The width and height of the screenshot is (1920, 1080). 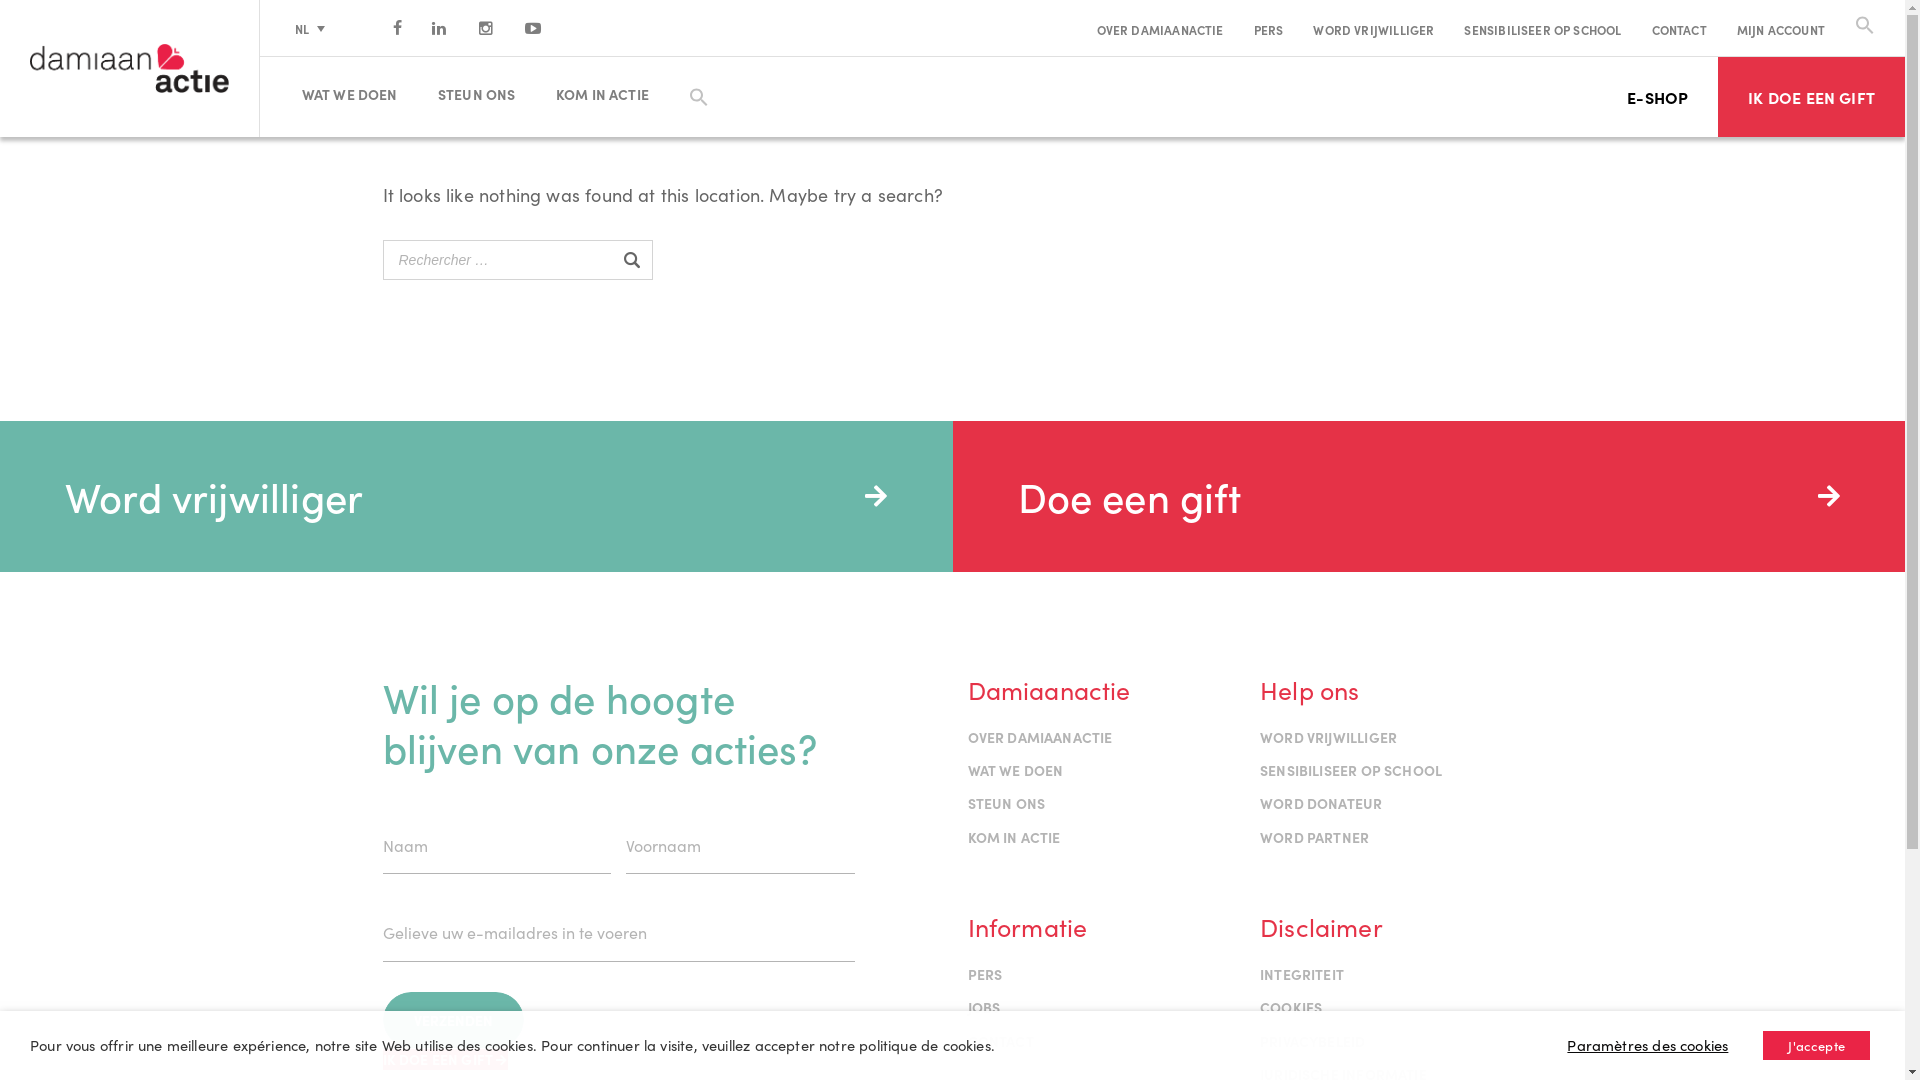 I want to click on 'WORD DONATEUR', so click(x=1320, y=801).